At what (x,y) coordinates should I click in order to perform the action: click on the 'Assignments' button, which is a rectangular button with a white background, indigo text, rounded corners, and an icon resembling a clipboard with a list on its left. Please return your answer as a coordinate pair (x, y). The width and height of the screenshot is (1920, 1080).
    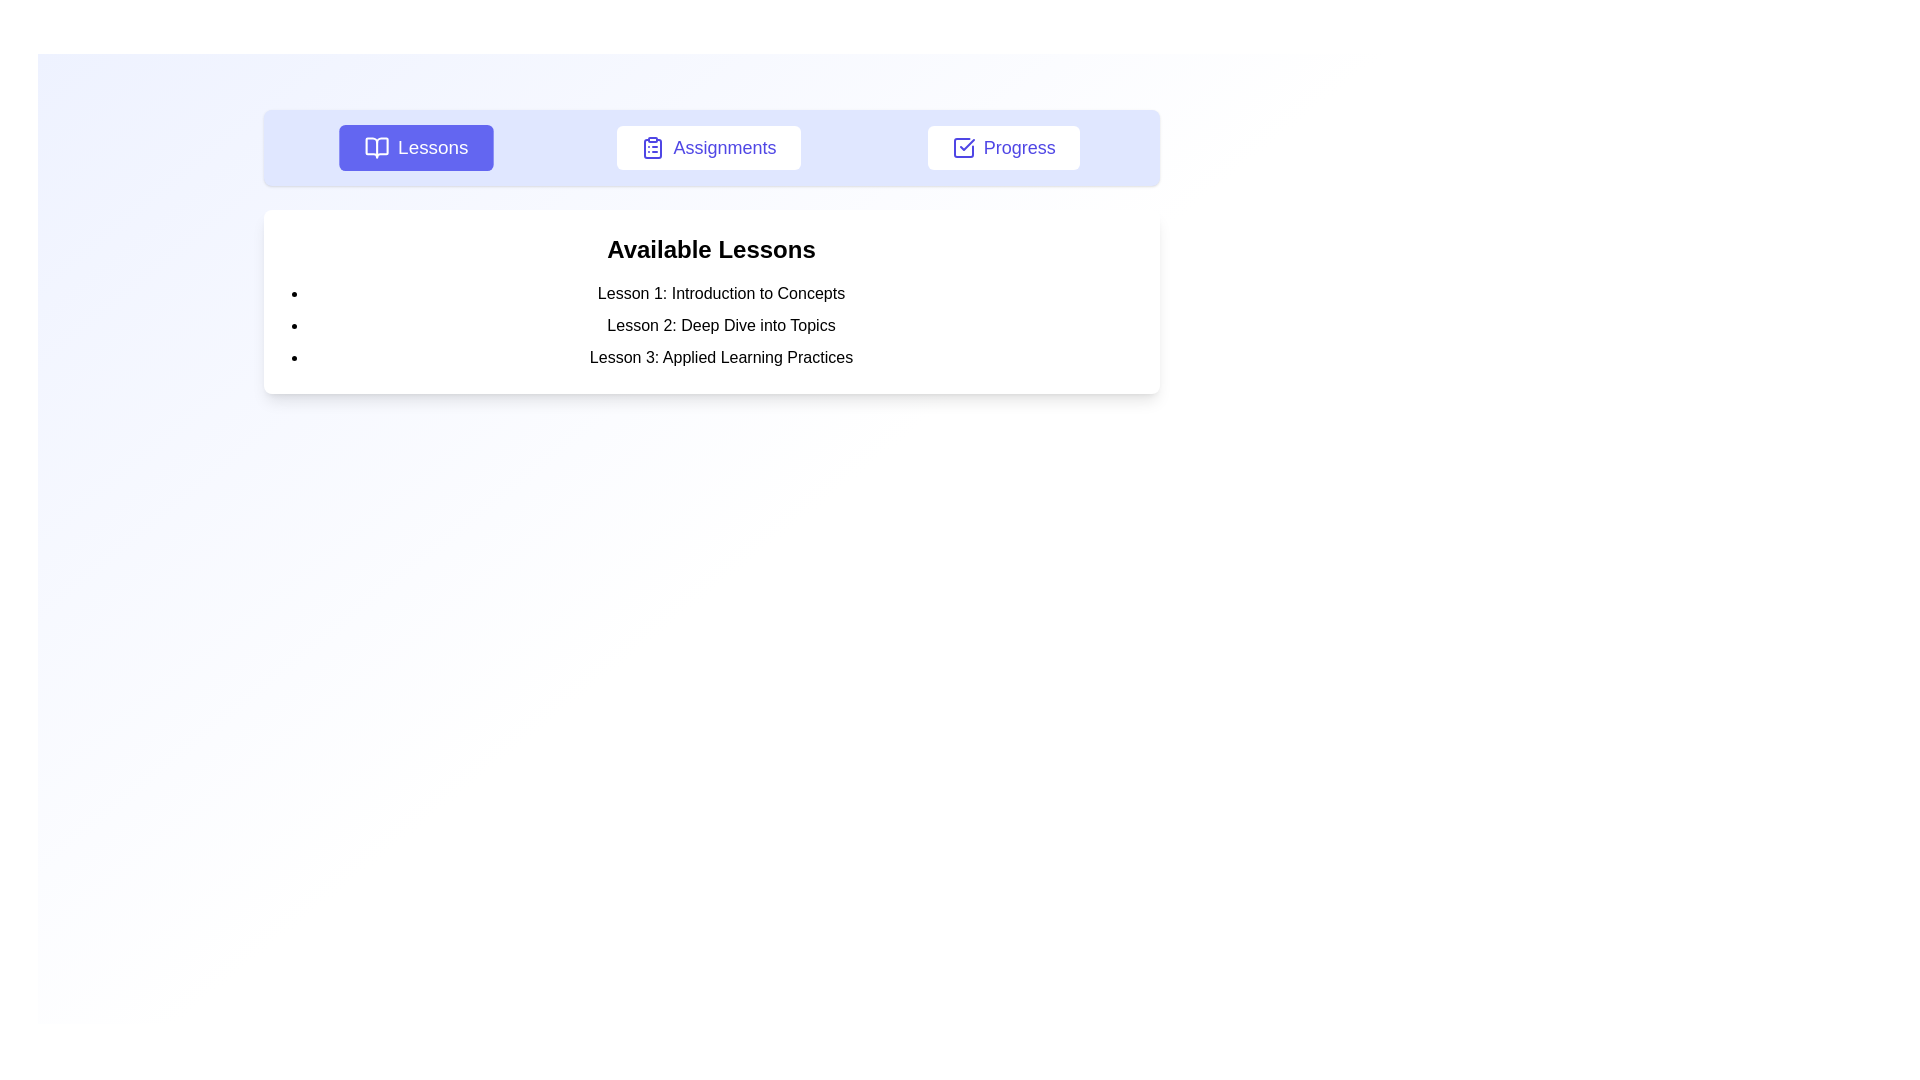
    Looking at the image, I should click on (709, 146).